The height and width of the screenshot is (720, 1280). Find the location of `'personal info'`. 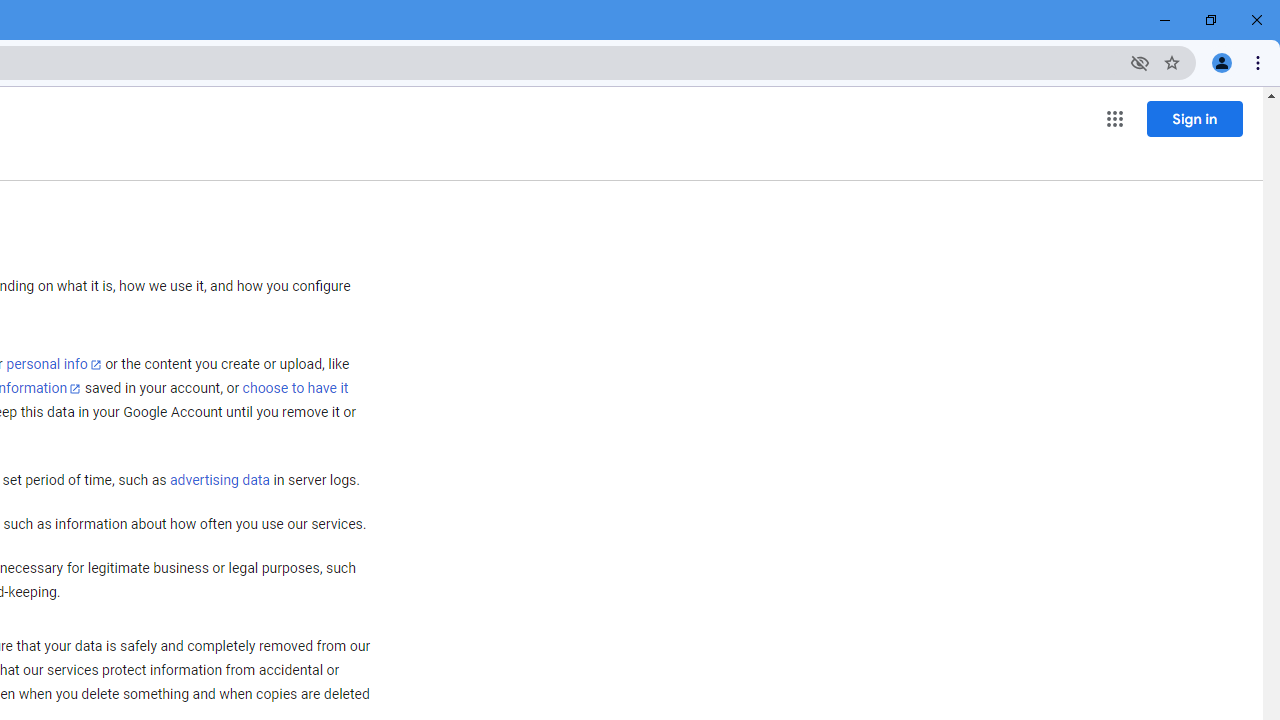

'personal info' is located at coordinates (54, 364).